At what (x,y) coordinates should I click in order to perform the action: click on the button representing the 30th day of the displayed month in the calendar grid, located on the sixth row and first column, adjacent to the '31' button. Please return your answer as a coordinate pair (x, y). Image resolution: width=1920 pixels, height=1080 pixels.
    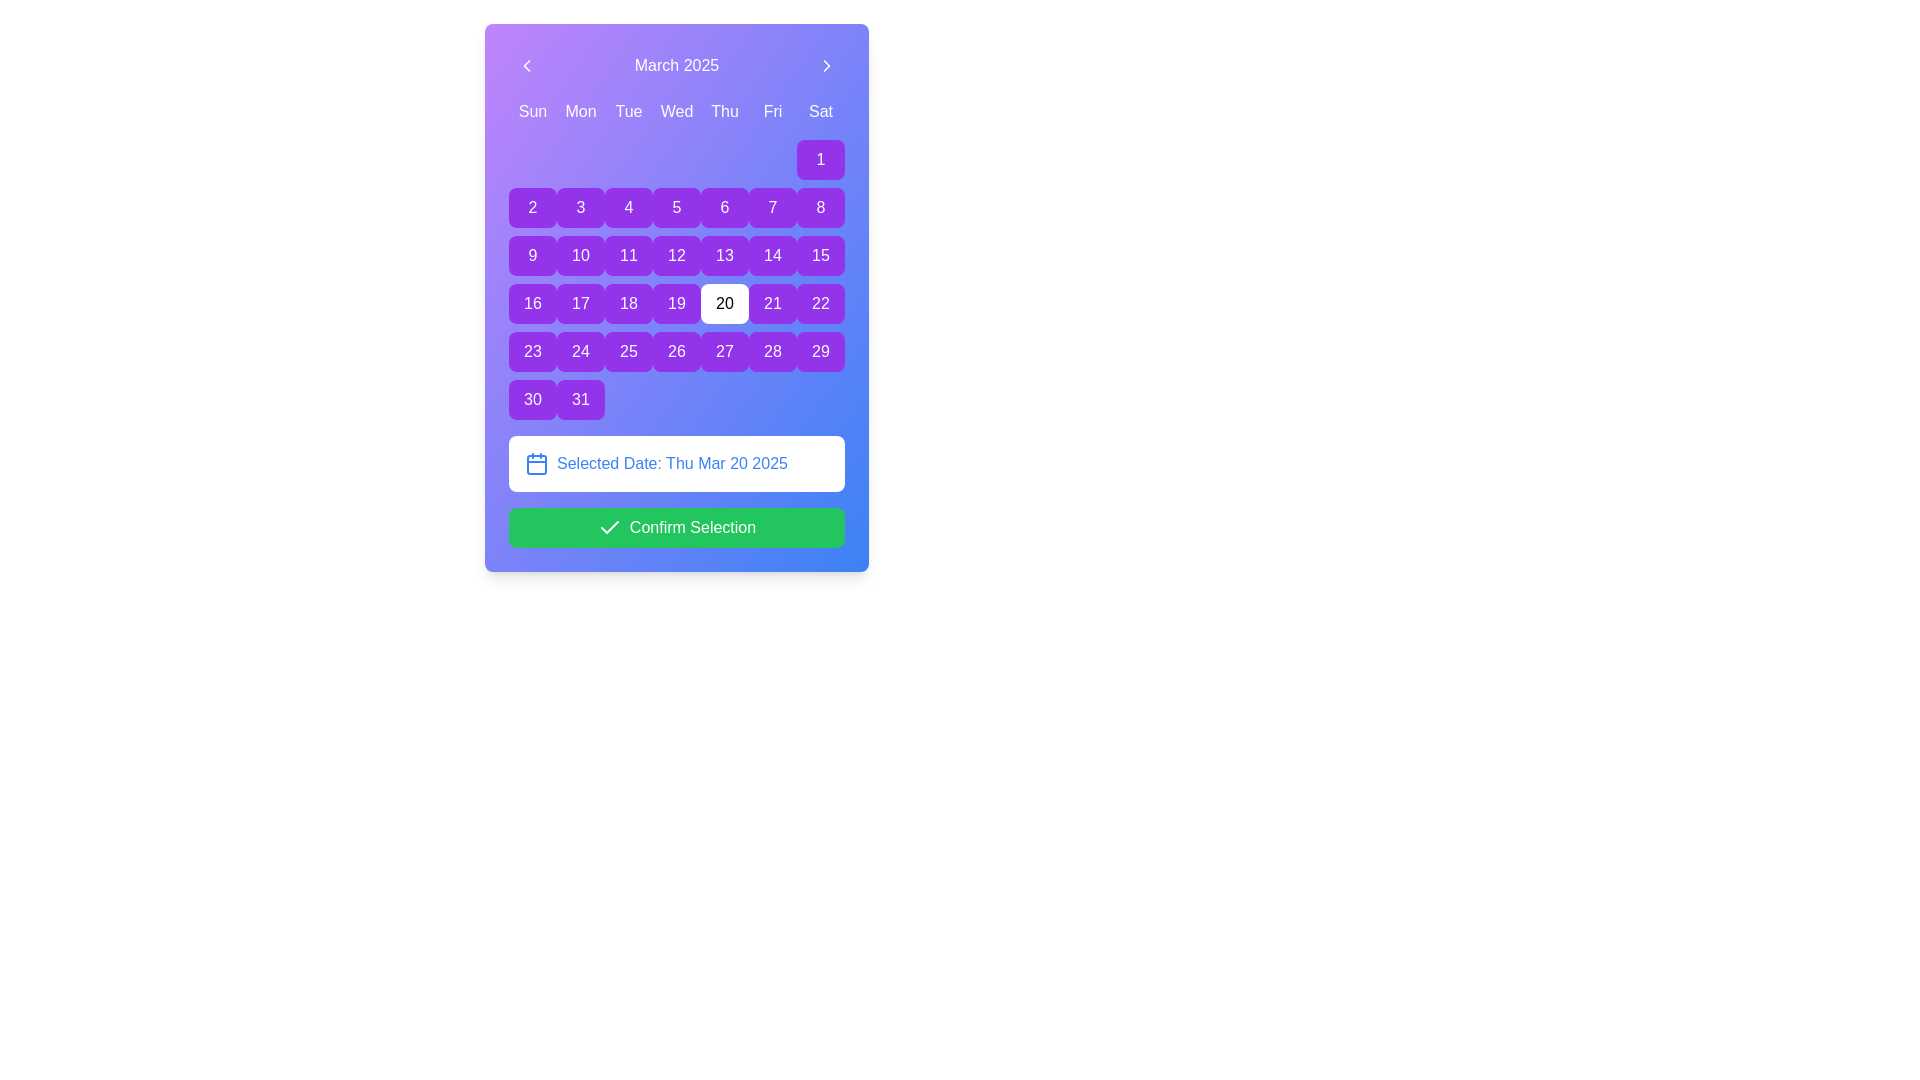
    Looking at the image, I should click on (532, 400).